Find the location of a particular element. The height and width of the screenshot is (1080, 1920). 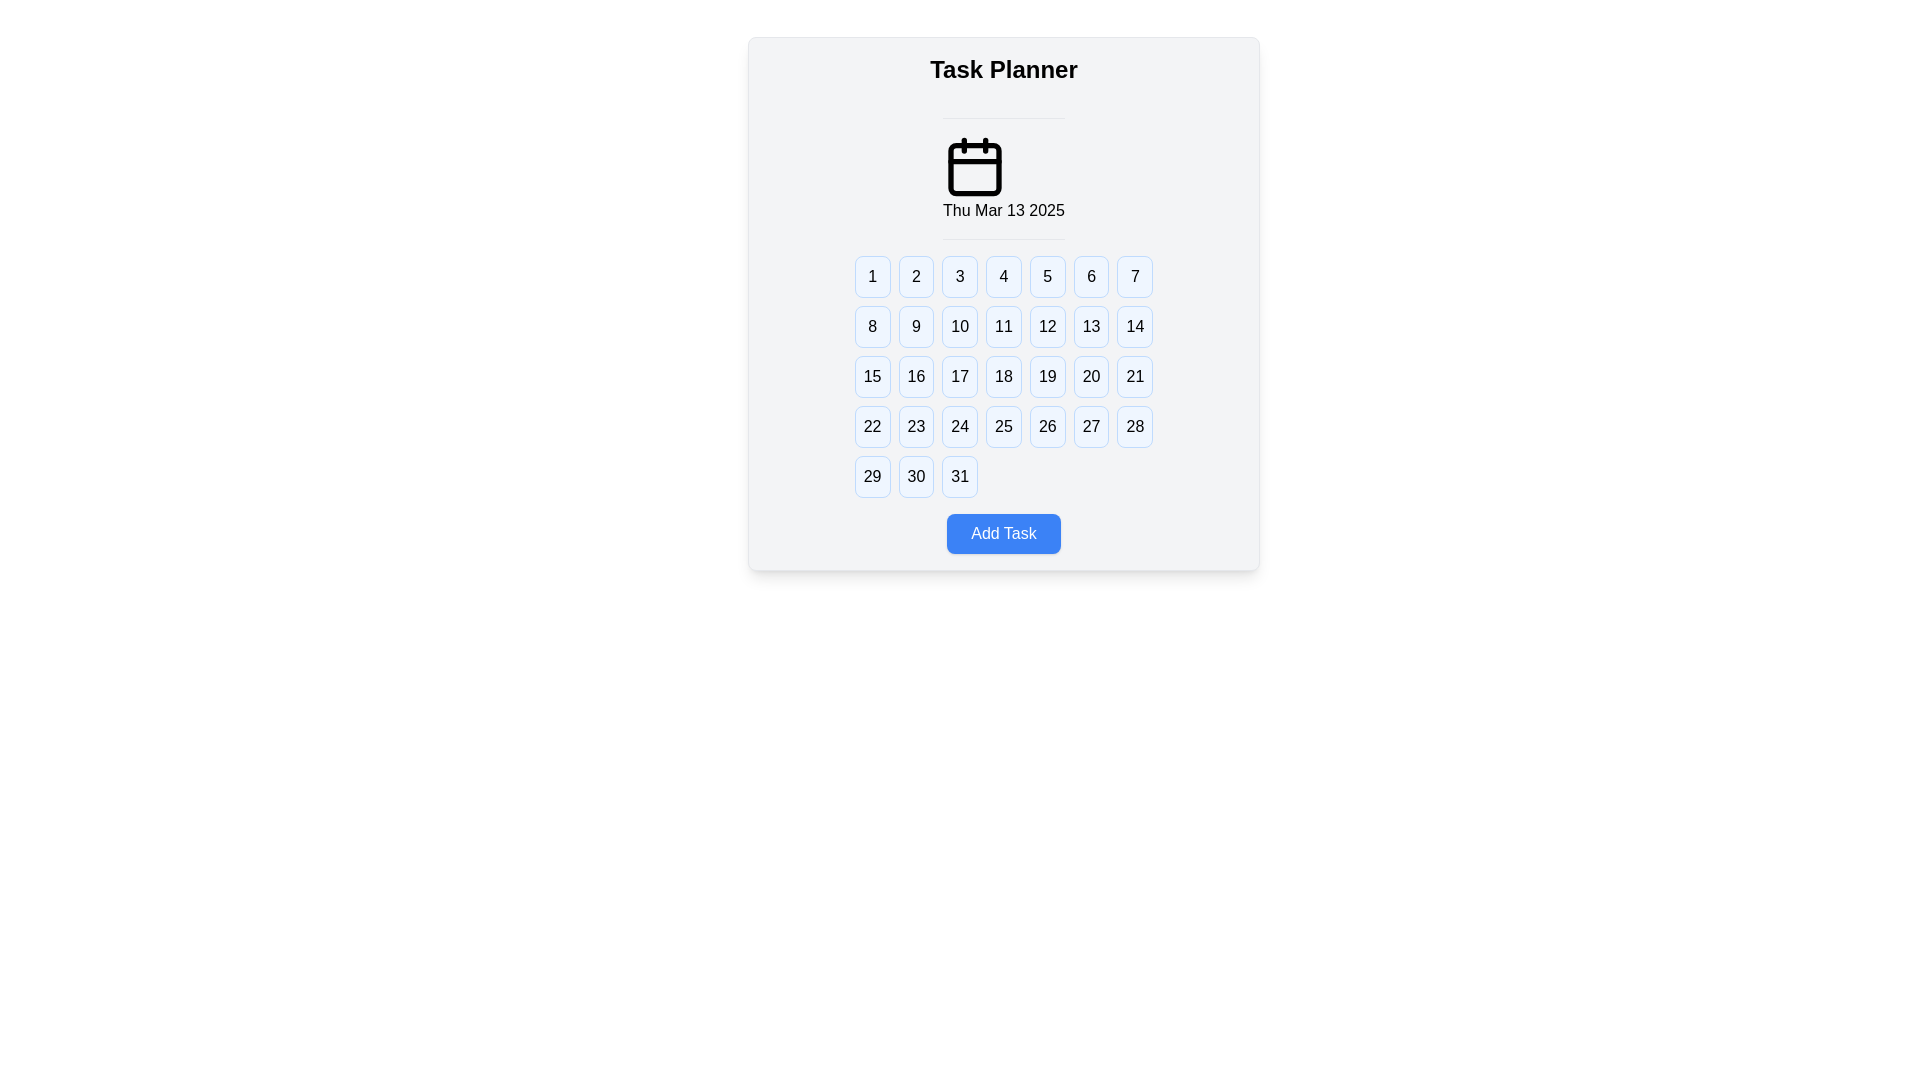

the specific day in the calendar grid UI component, which is styled with rounded edges and light blue backgrounds, located below the 'Task Planner' title and the date display 'Thu Mar 13 2025' is located at coordinates (1003, 377).